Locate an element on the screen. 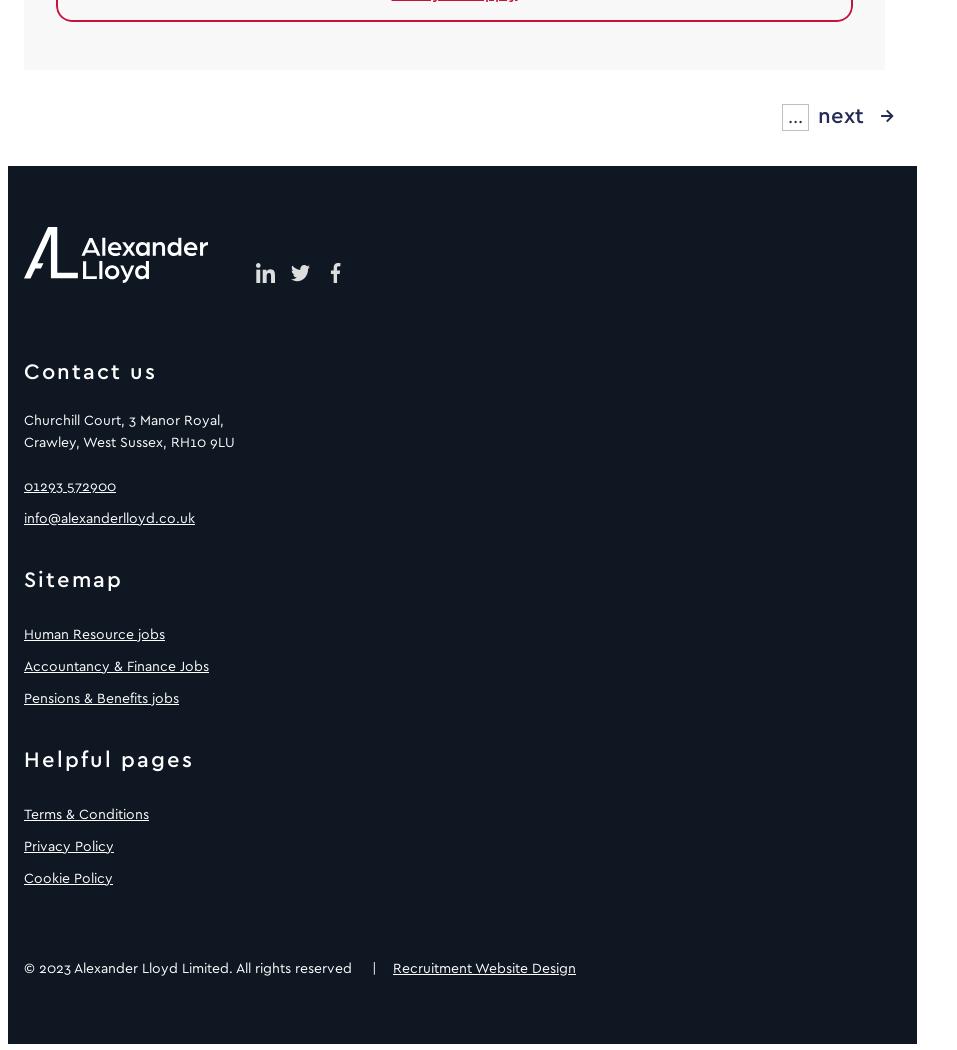 The width and height of the screenshot is (957, 1050). 'info@alexanderlloyd.co.uk' is located at coordinates (109, 516).